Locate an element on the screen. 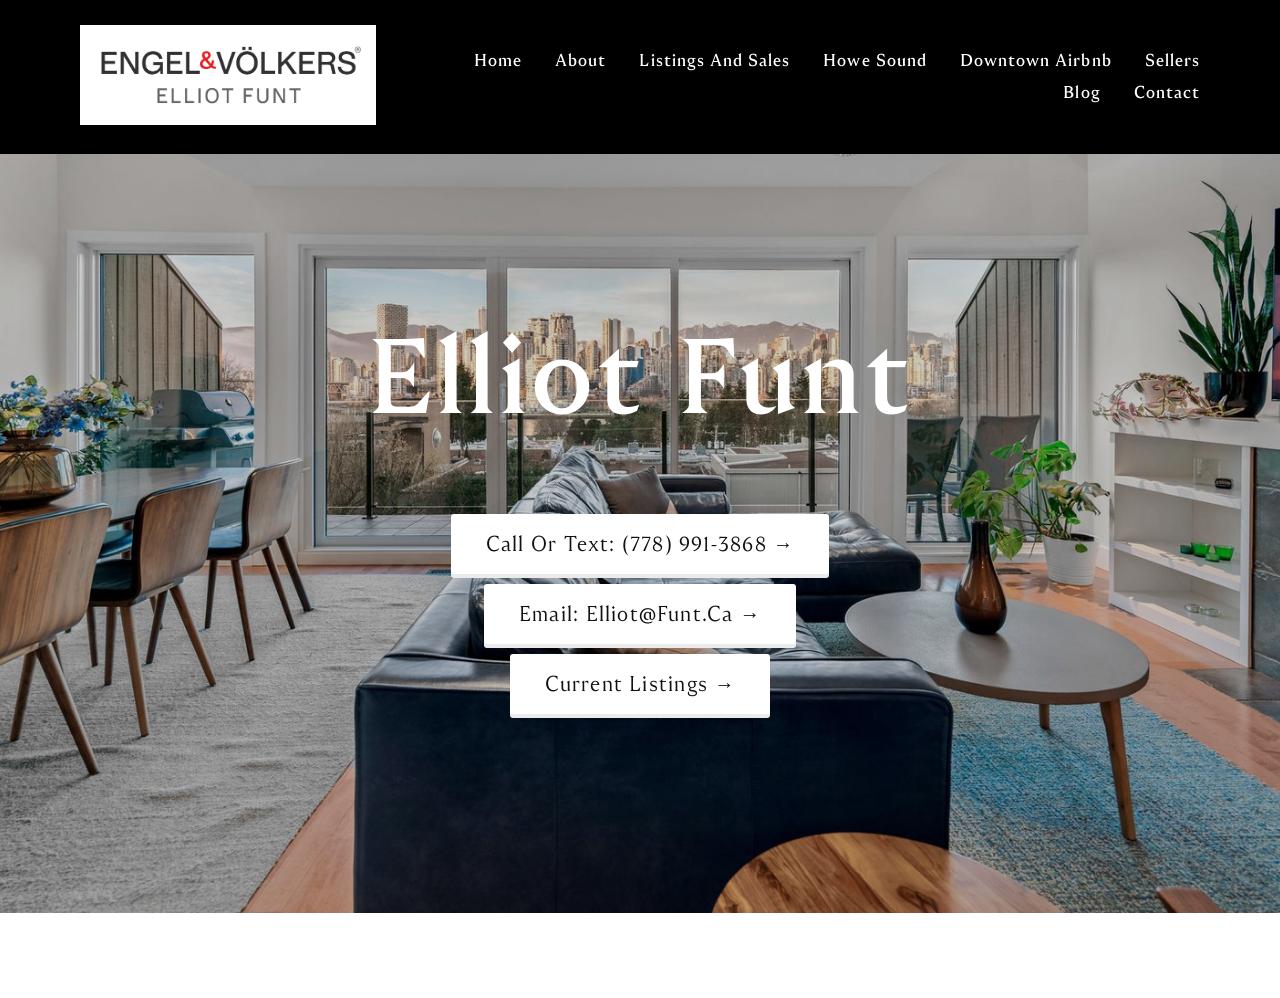  'Blog' is located at coordinates (1062, 91).